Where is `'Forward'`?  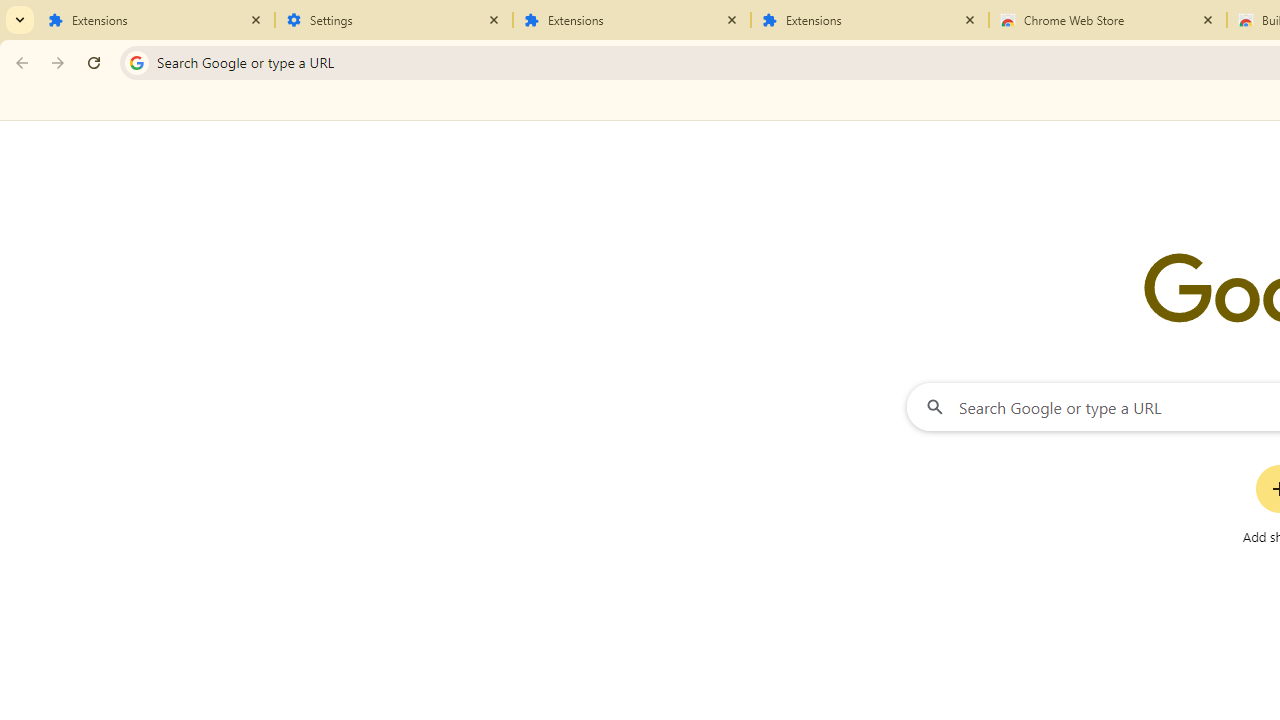
'Forward' is located at coordinates (58, 61).